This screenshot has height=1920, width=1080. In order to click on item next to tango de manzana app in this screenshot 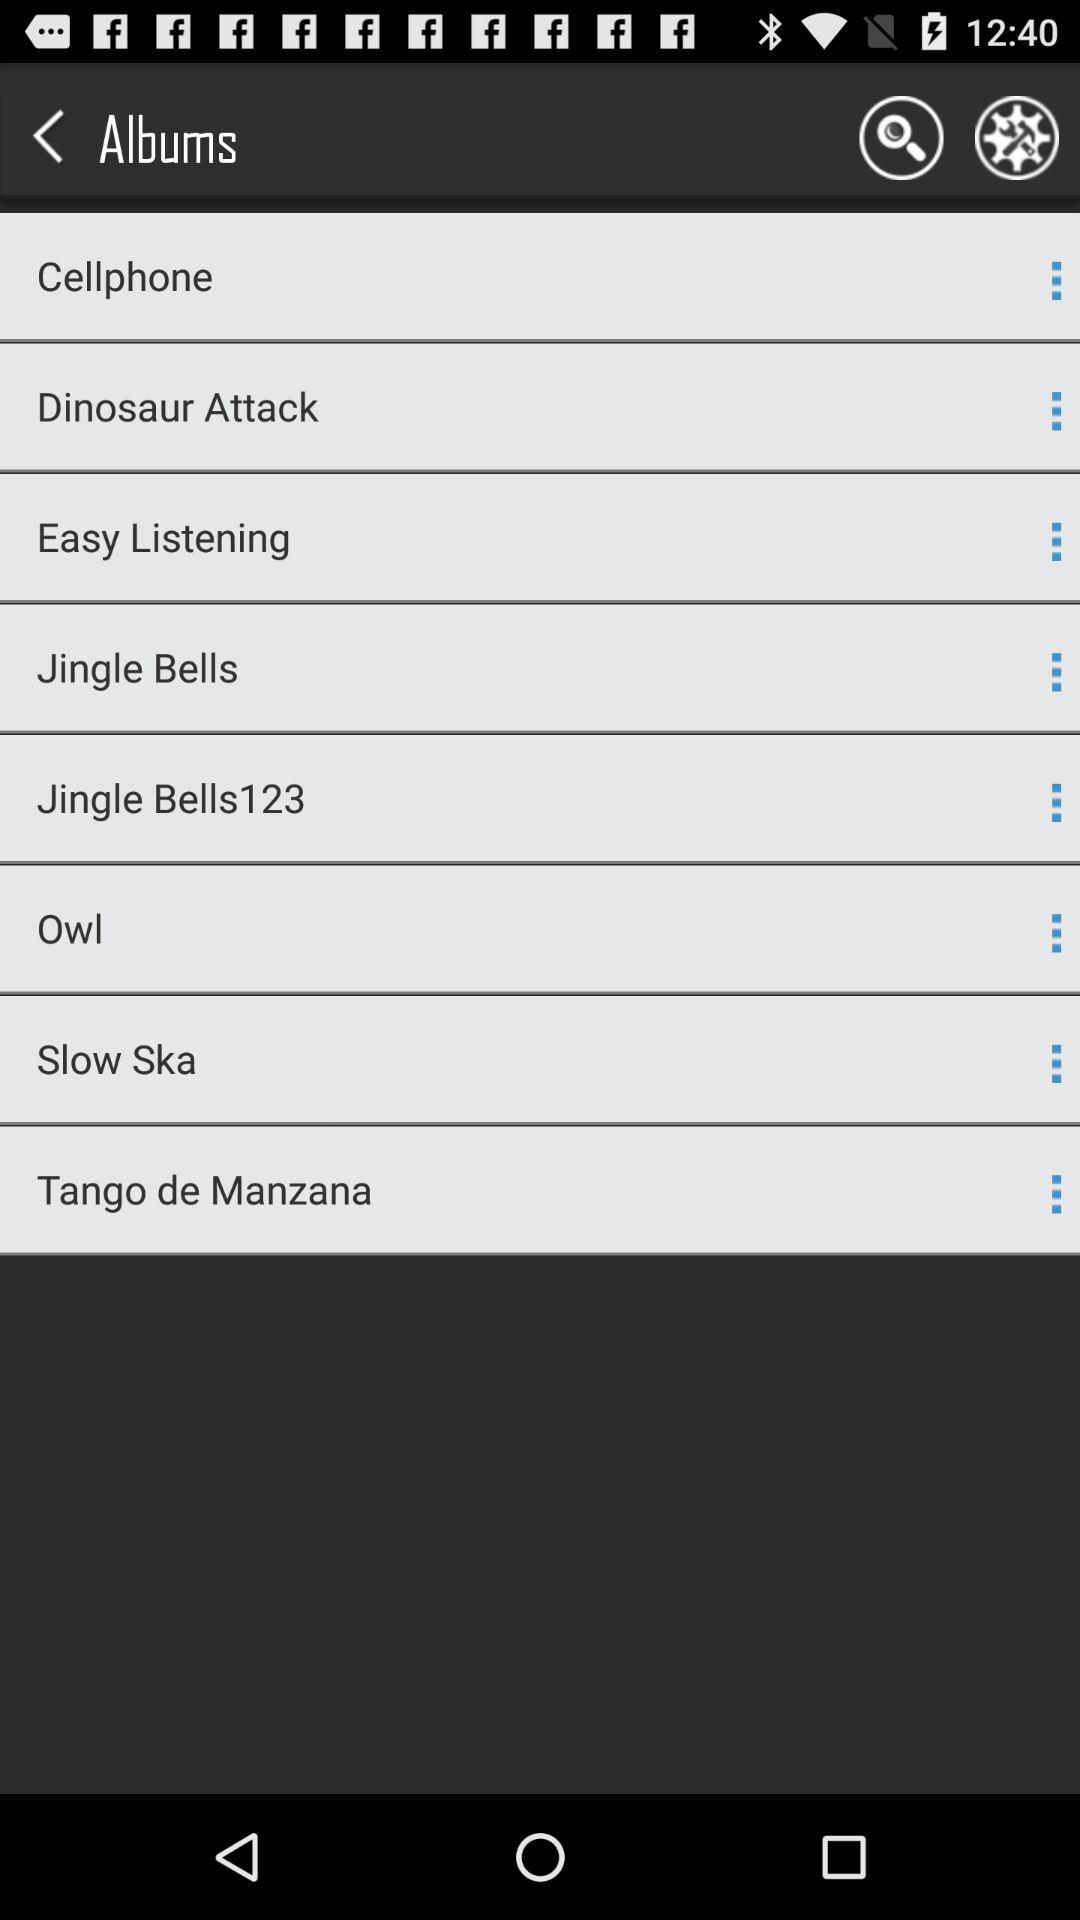, I will do `click(1055, 1194)`.